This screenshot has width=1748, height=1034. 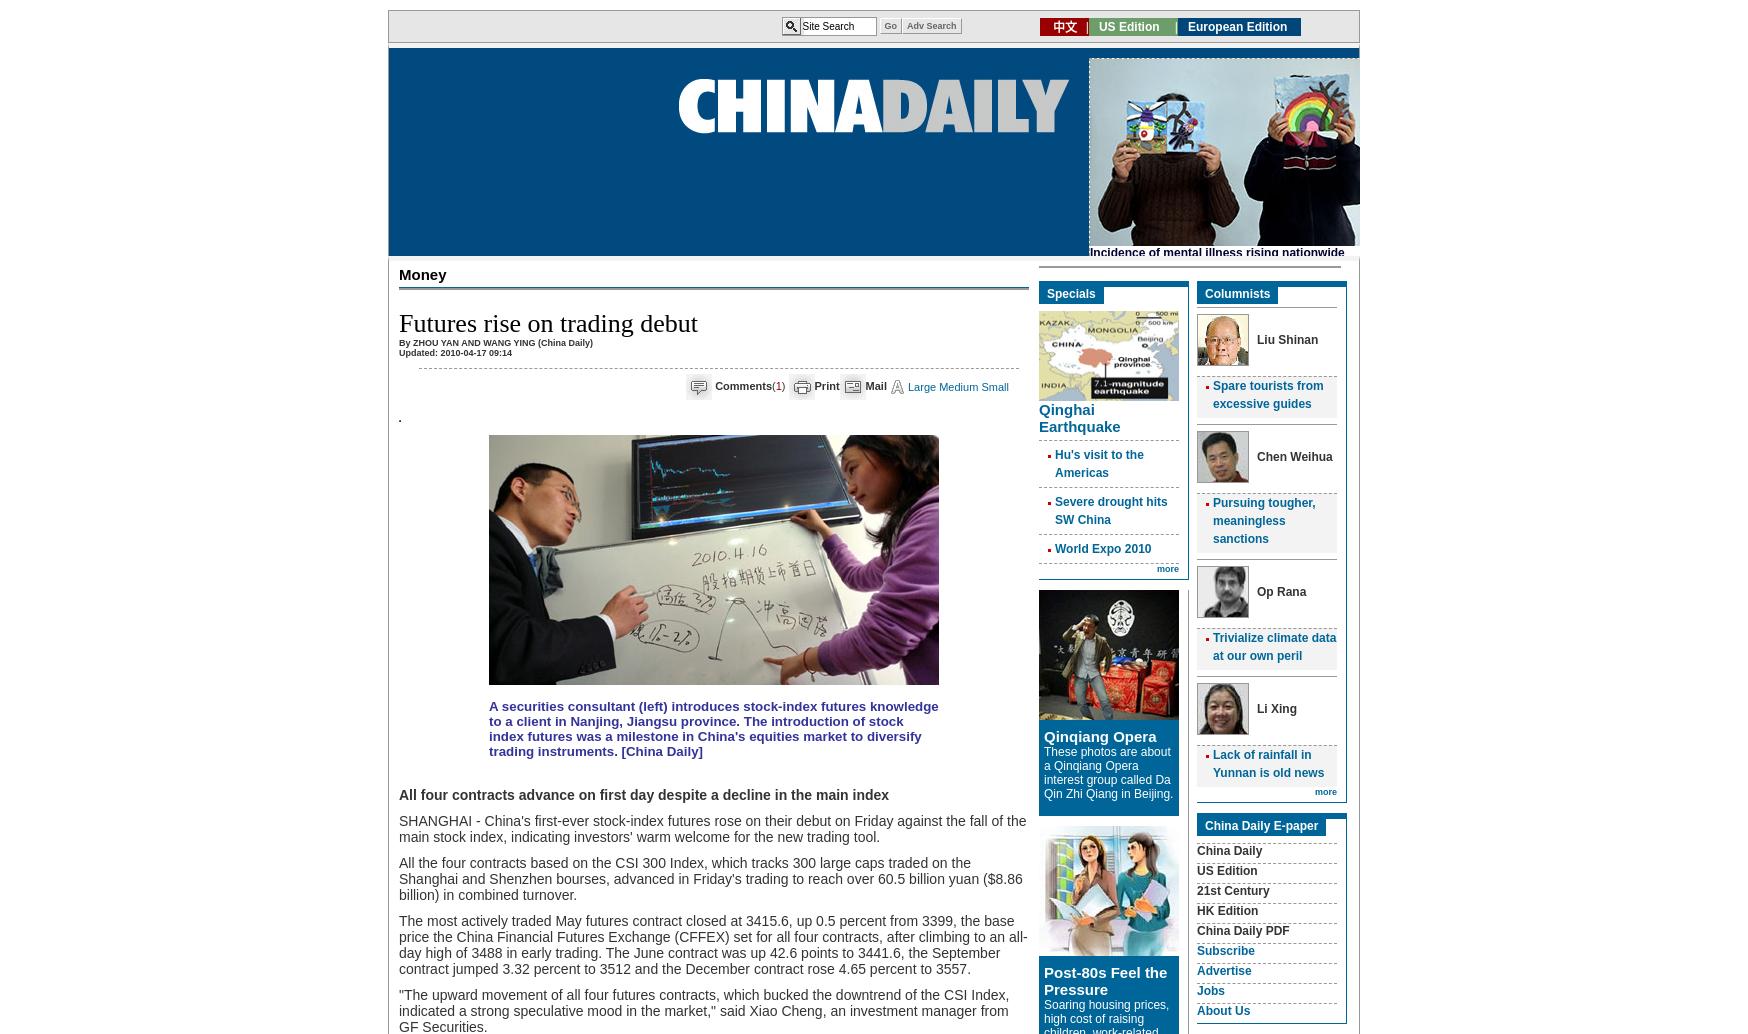 What do you see at coordinates (1105, 979) in the screenshot?
I see `'Post-80s Feel the Pressure'` at bounding box center [1105, 979].